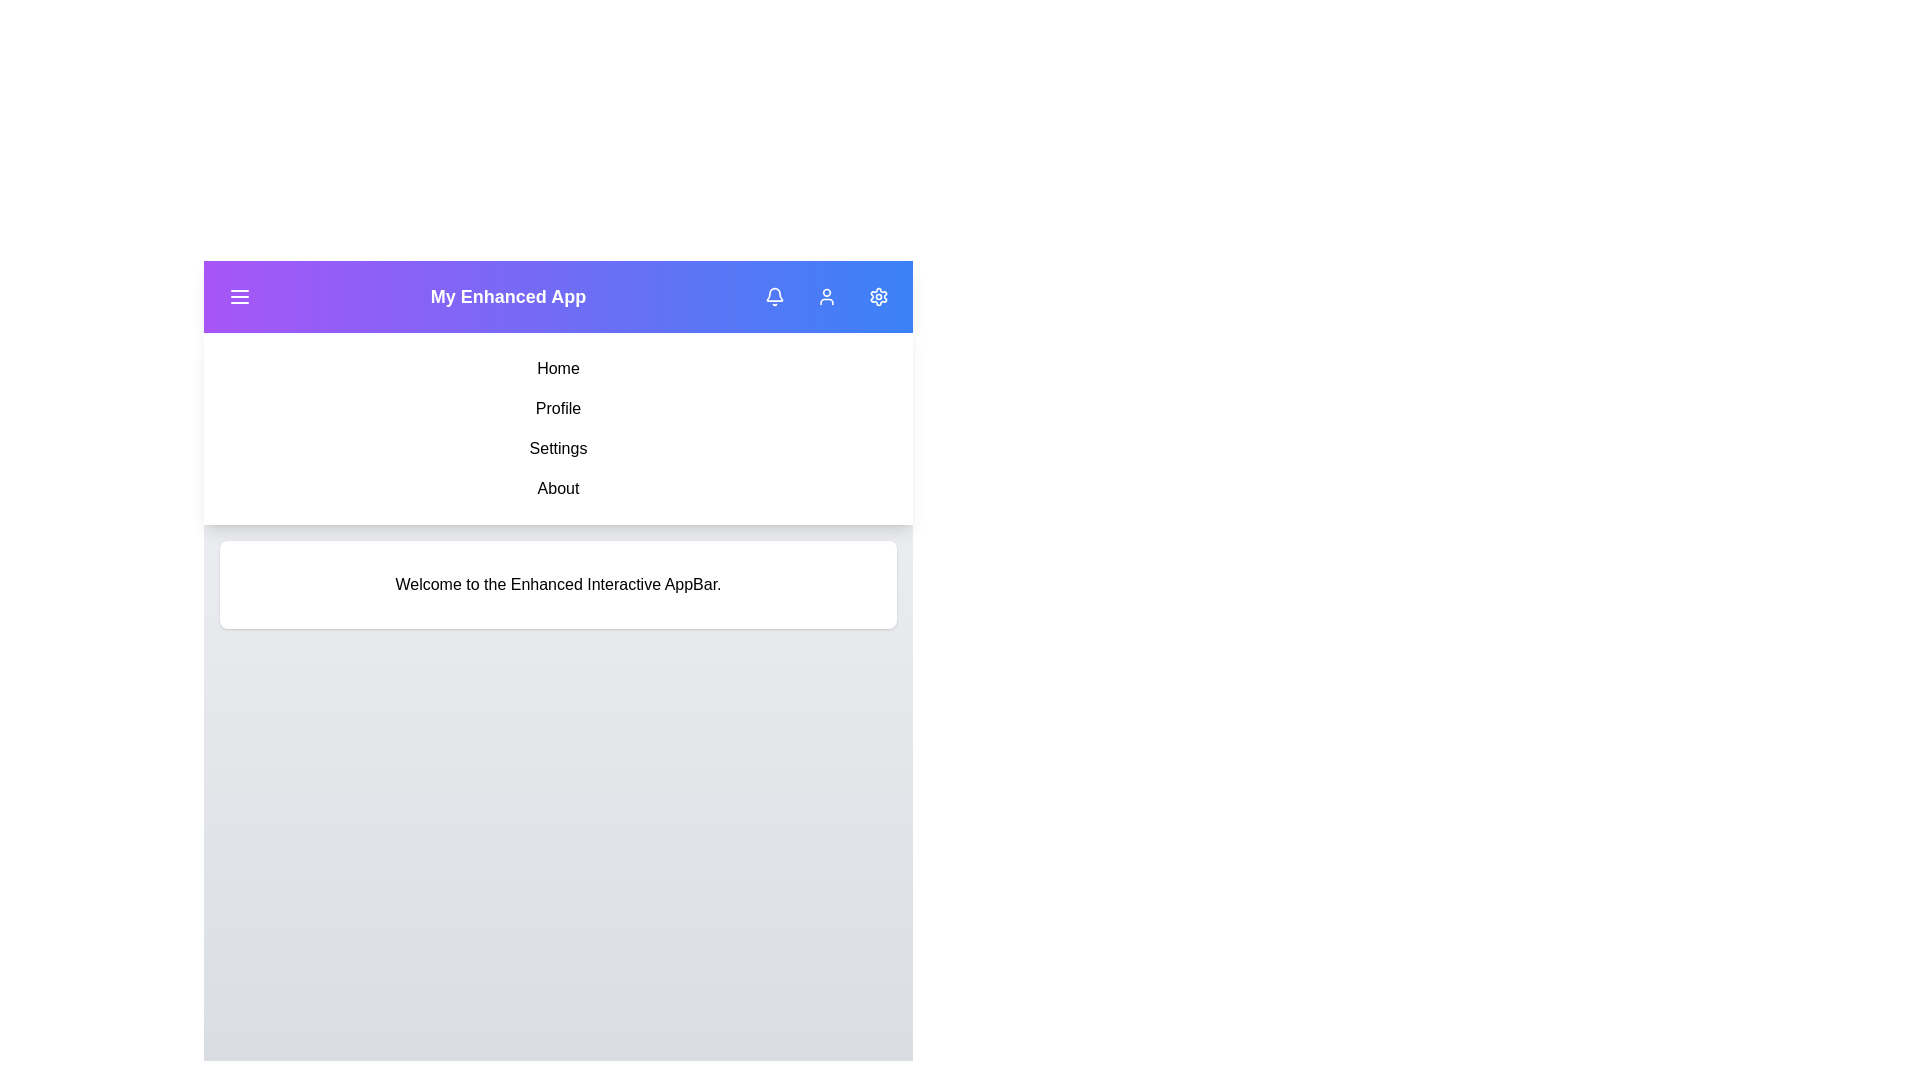 The image size is (1920, 1080). I want to click on the menu item Settings to navigate to the corresponding section, so click(558, 447).